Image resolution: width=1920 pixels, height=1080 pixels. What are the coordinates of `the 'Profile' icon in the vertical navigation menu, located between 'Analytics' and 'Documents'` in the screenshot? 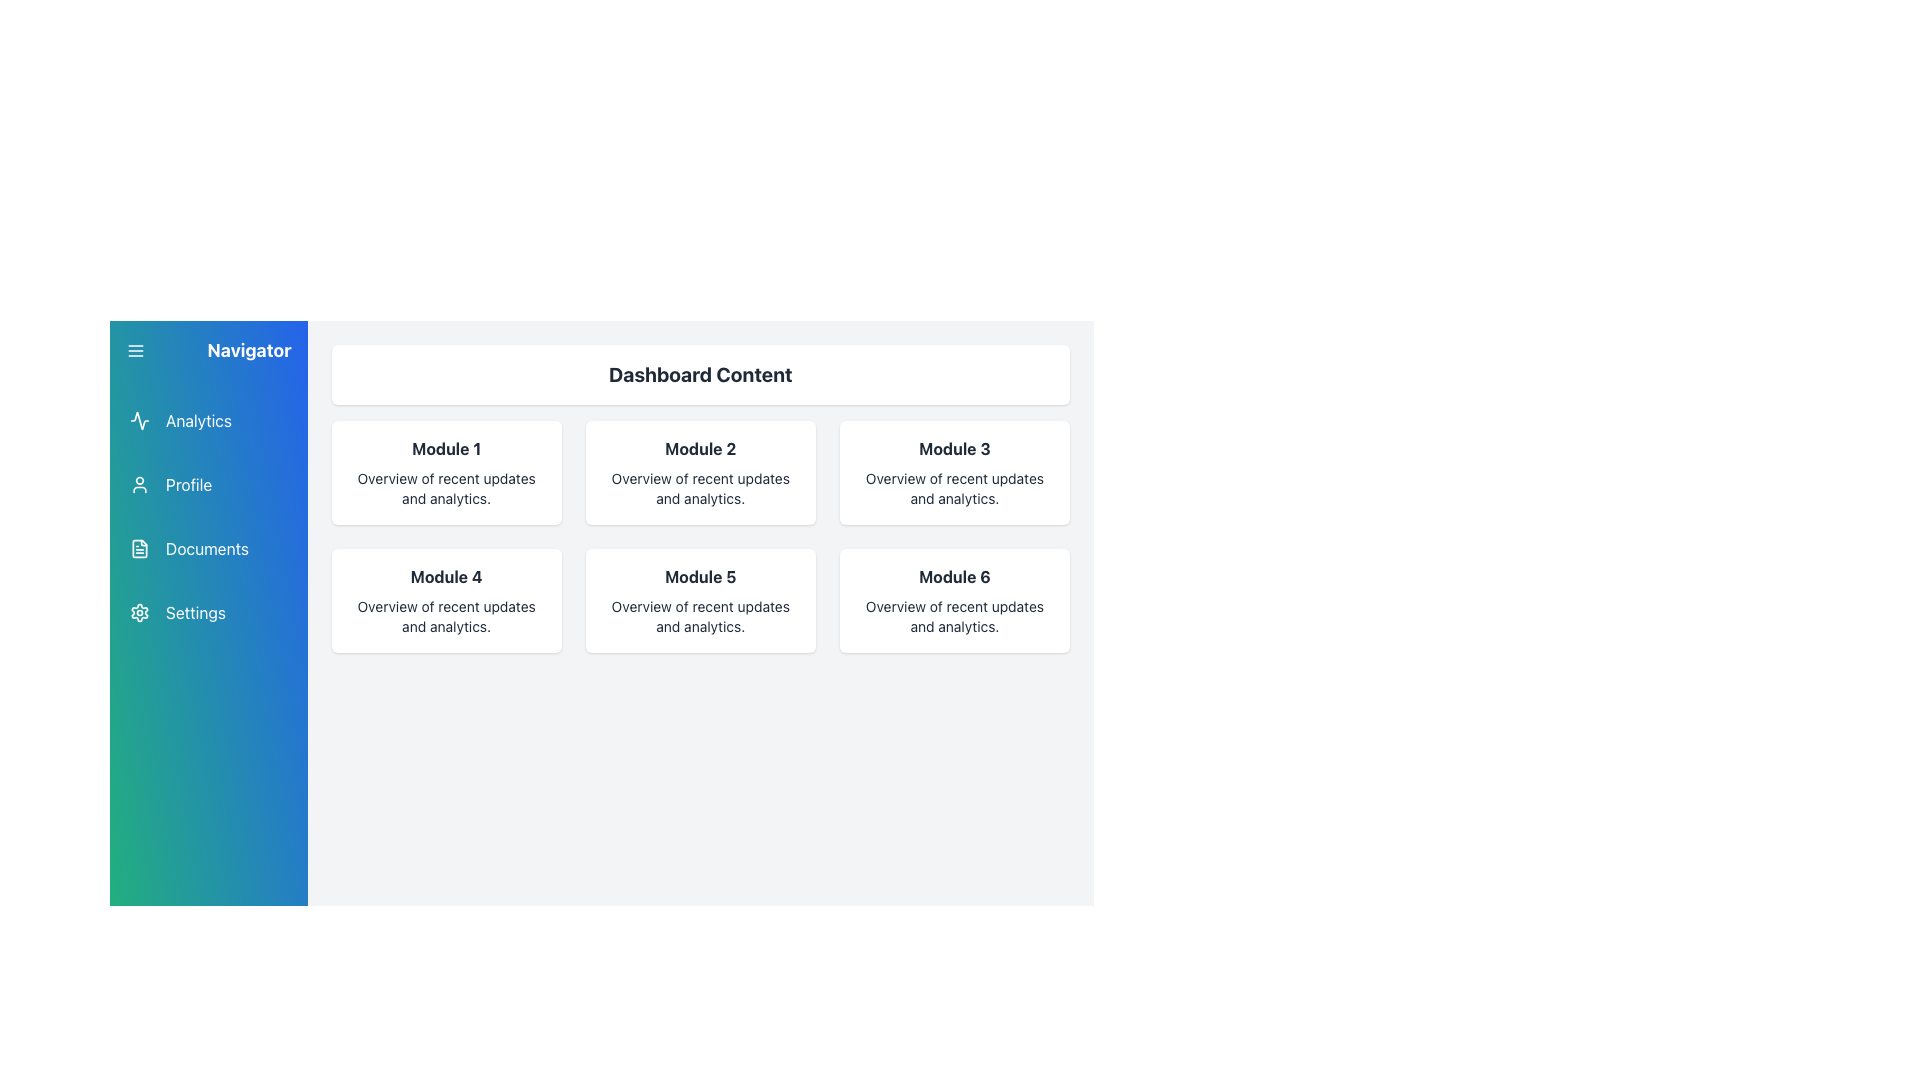 It's located at (138, 485).